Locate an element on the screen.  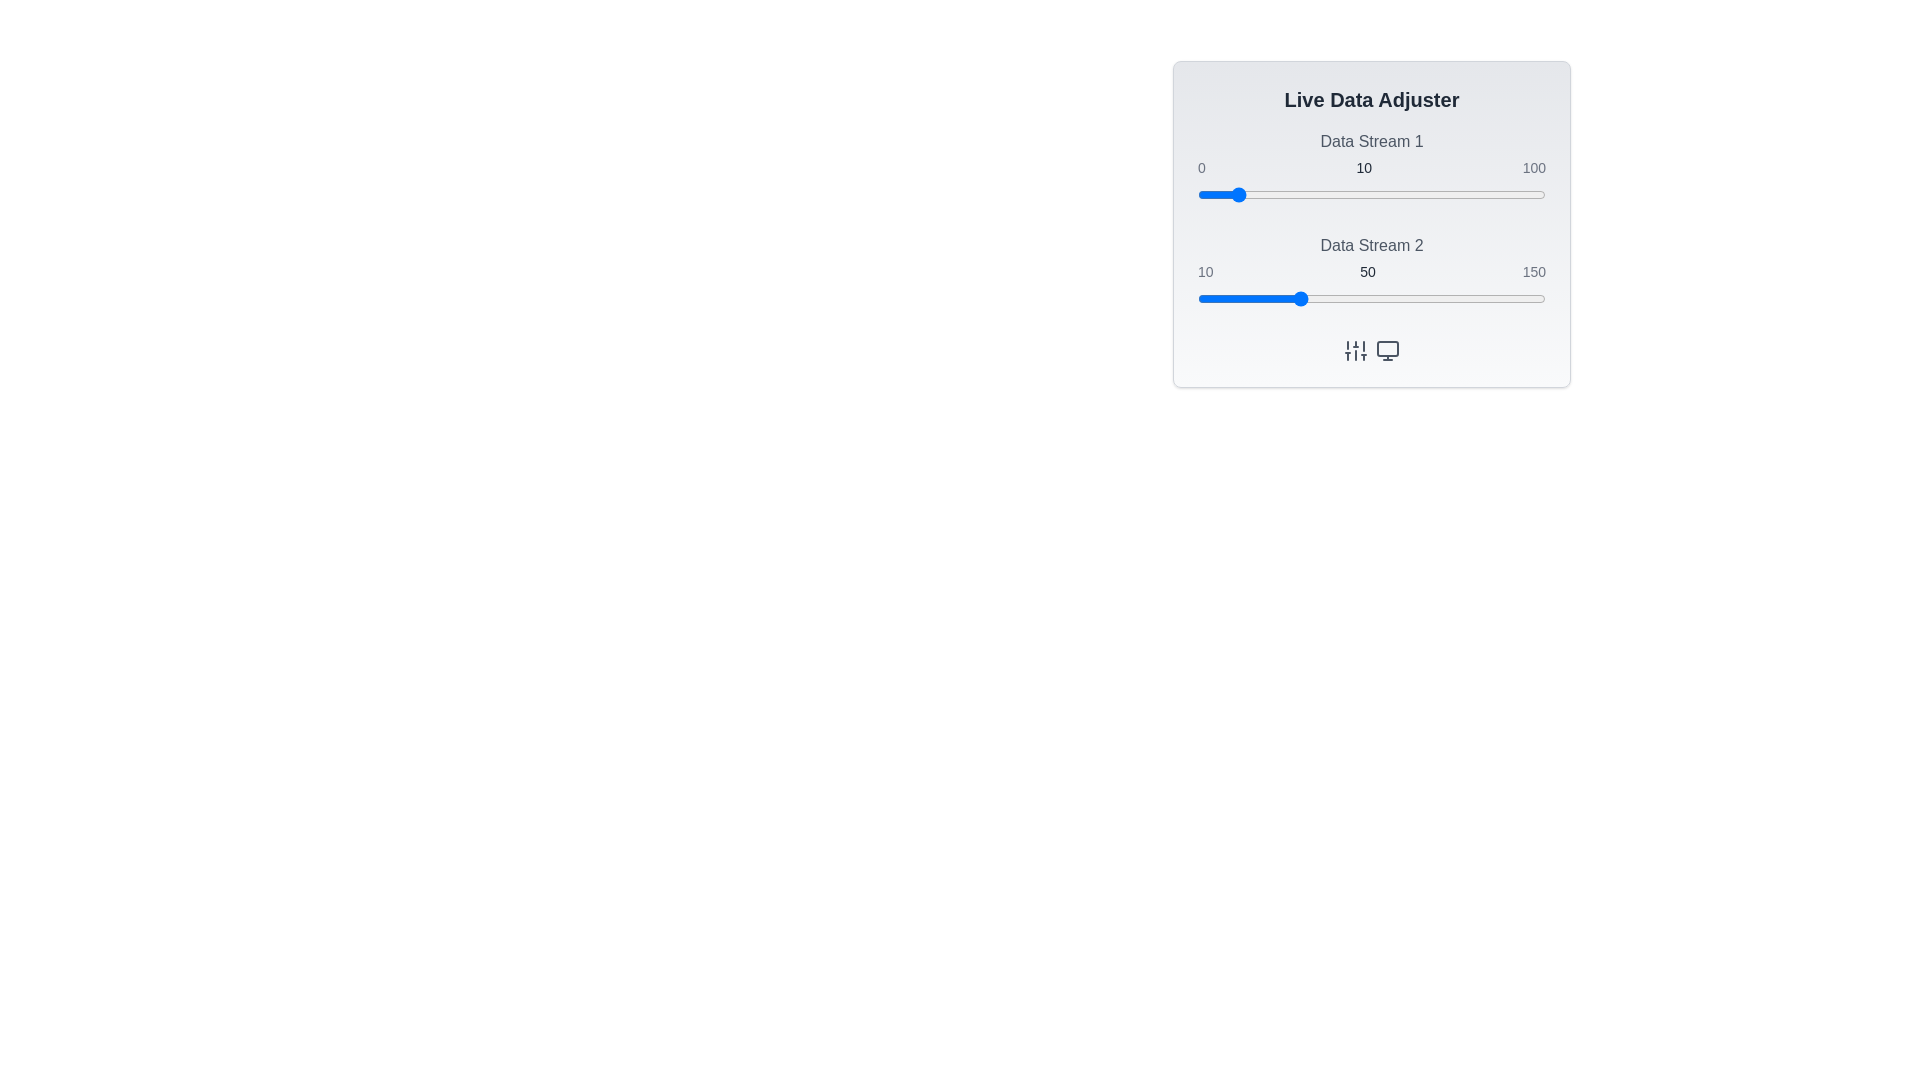
the slider value is located at coordinates (1299, 299).